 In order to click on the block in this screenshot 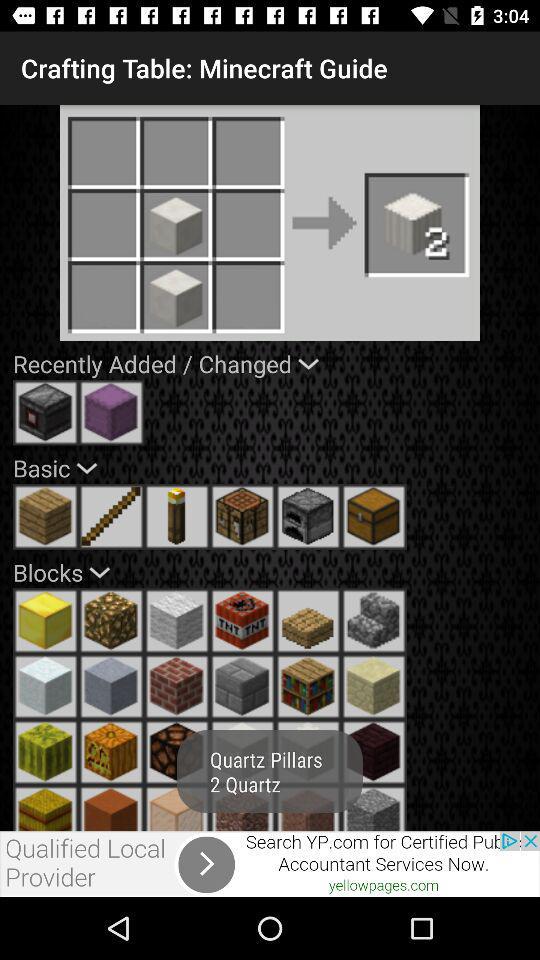, I will do `click(45, 620)`.